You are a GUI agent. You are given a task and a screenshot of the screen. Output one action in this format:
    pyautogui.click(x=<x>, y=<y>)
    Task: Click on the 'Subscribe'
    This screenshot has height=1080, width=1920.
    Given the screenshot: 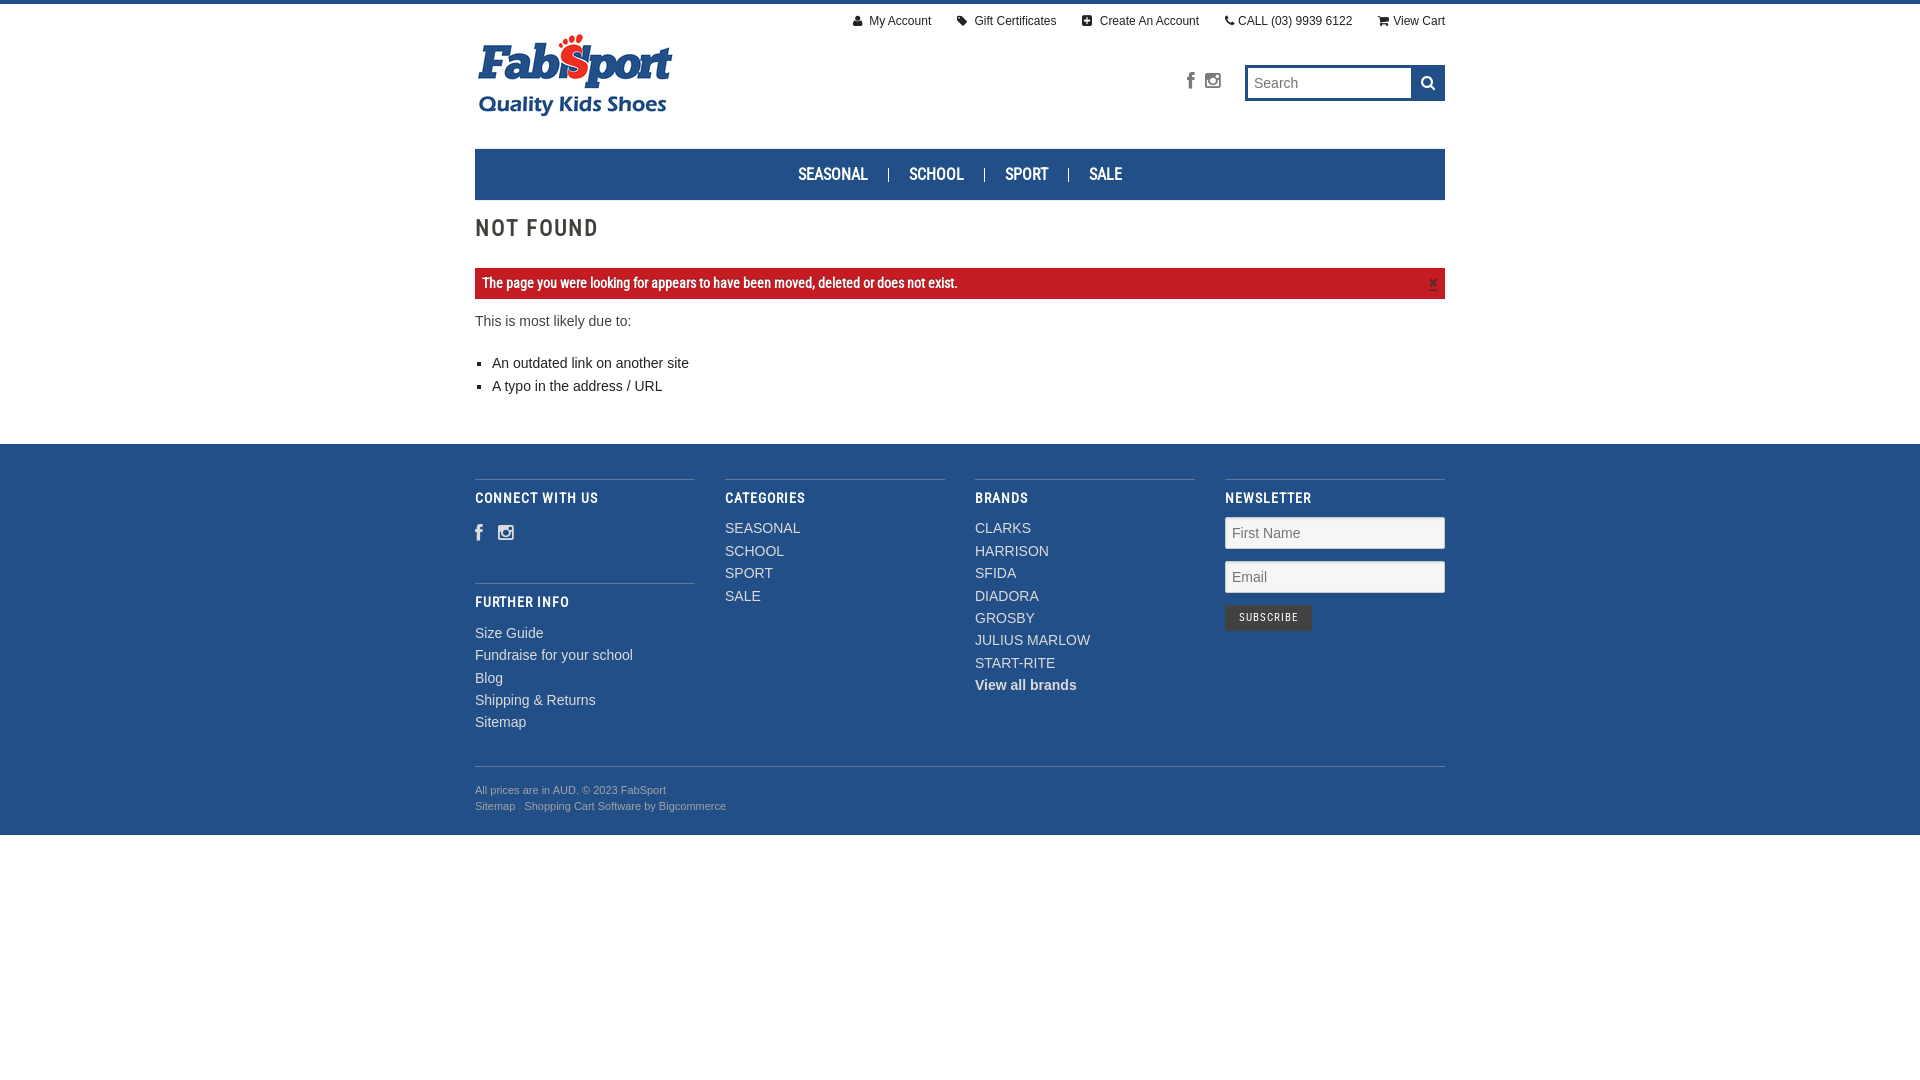 What is the action you would take?
    pyautogui.click(x=1267, y=616)
    